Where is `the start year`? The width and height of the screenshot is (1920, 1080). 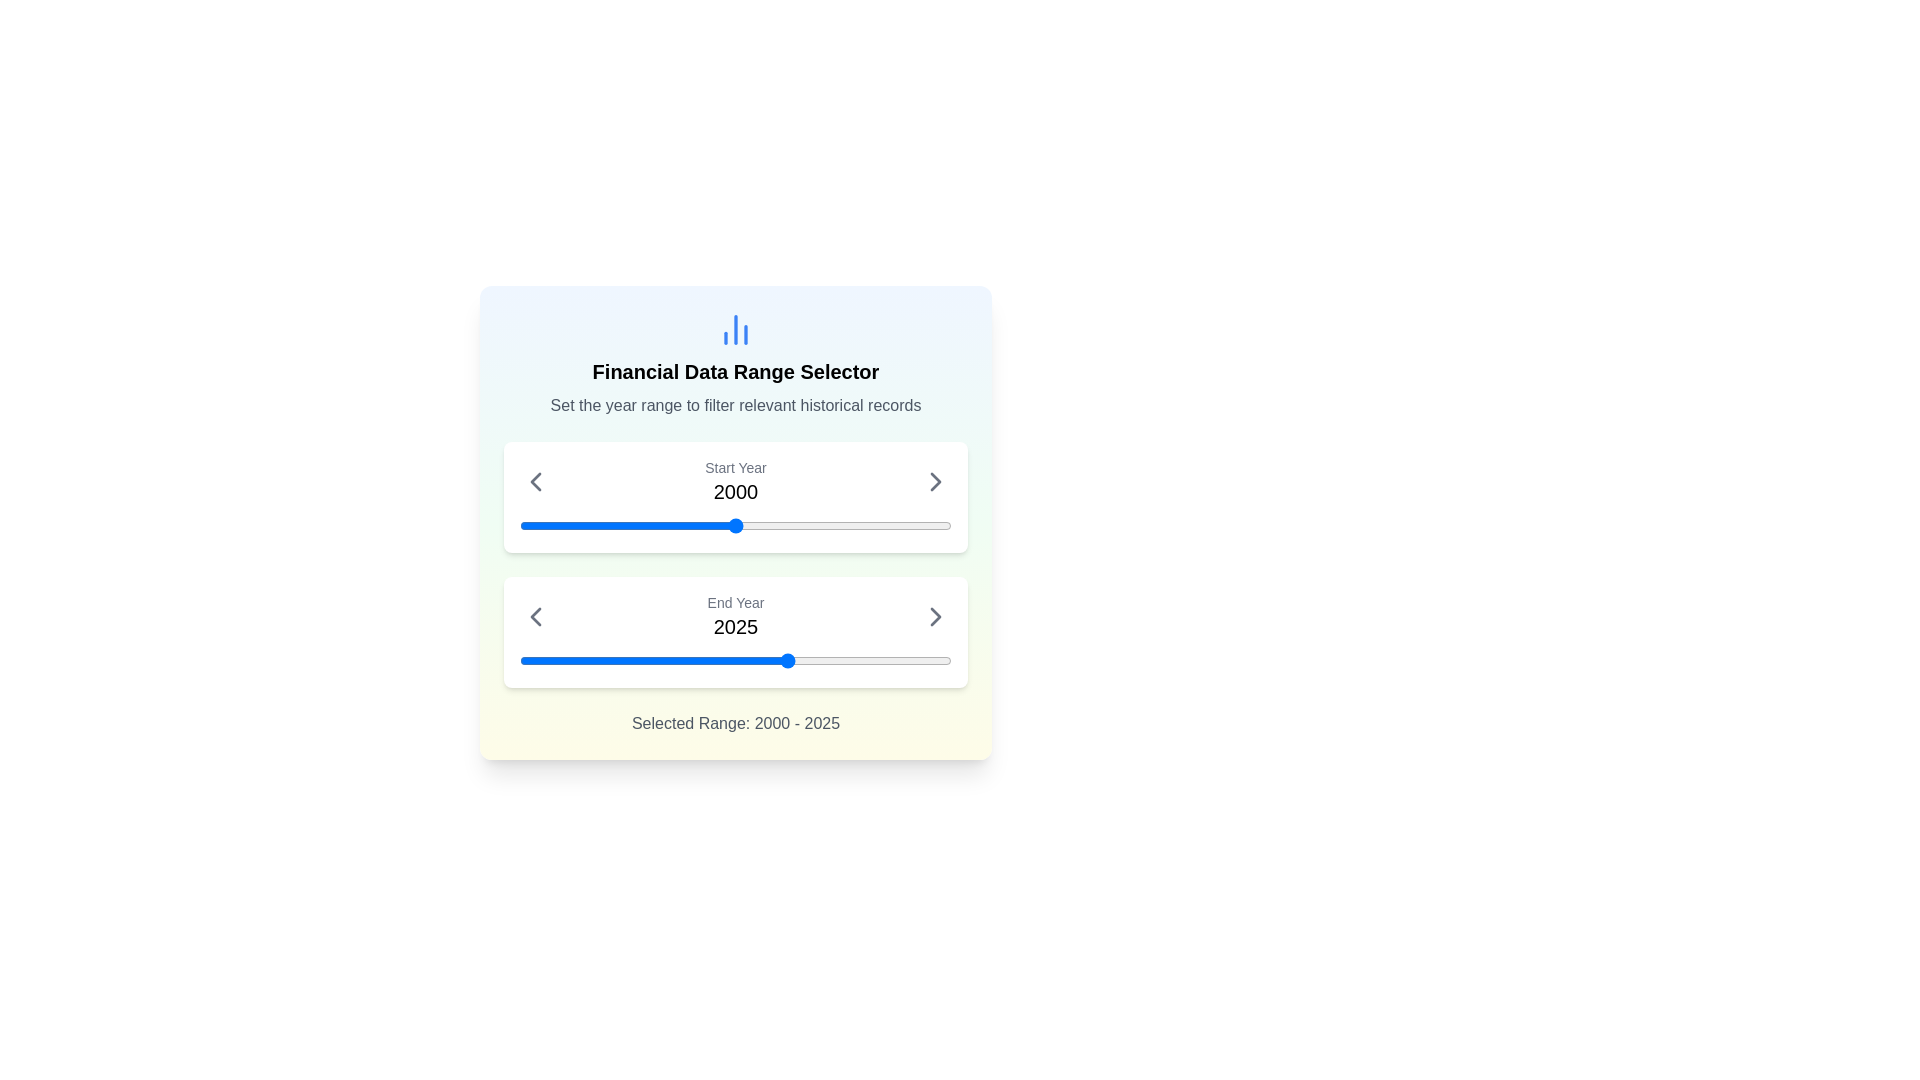 the start year is located at coordinates (675, 524).